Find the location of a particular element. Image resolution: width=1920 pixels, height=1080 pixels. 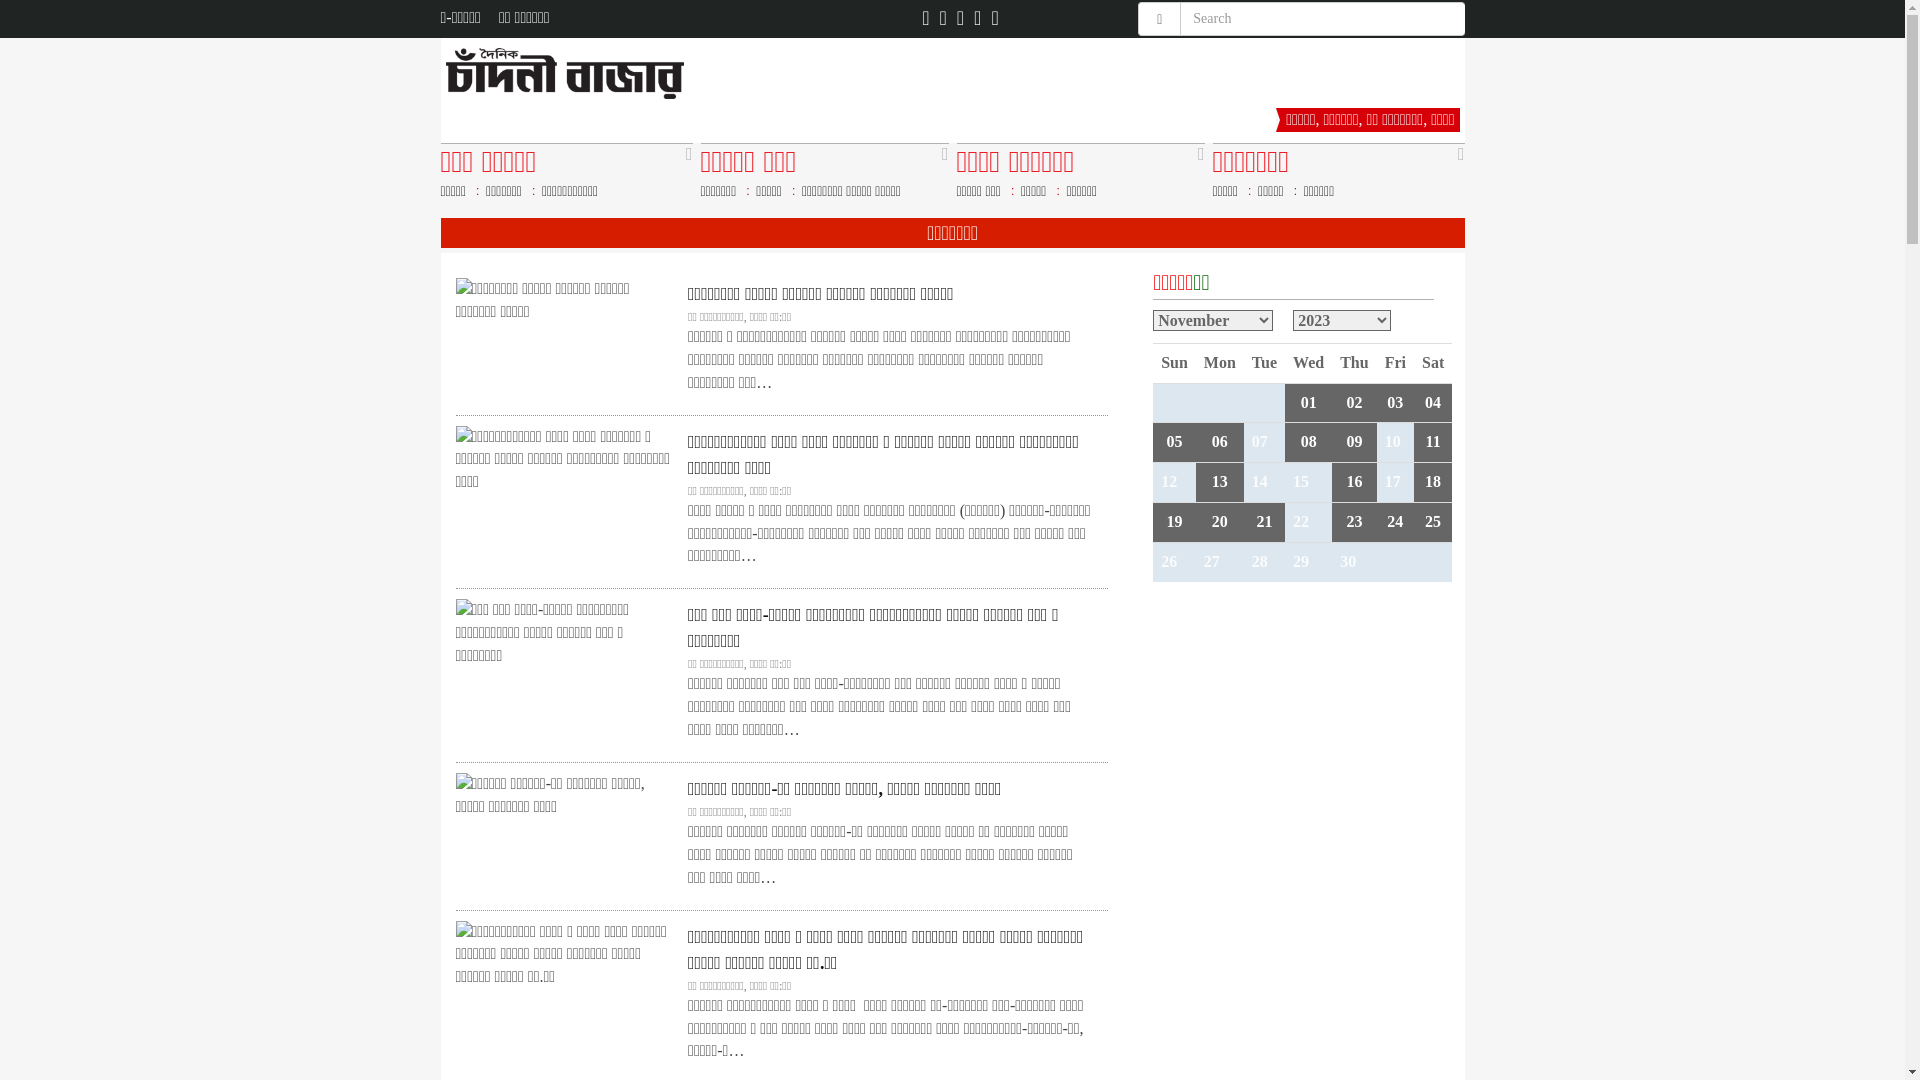

'09' is located at coordinates (1353, 440).